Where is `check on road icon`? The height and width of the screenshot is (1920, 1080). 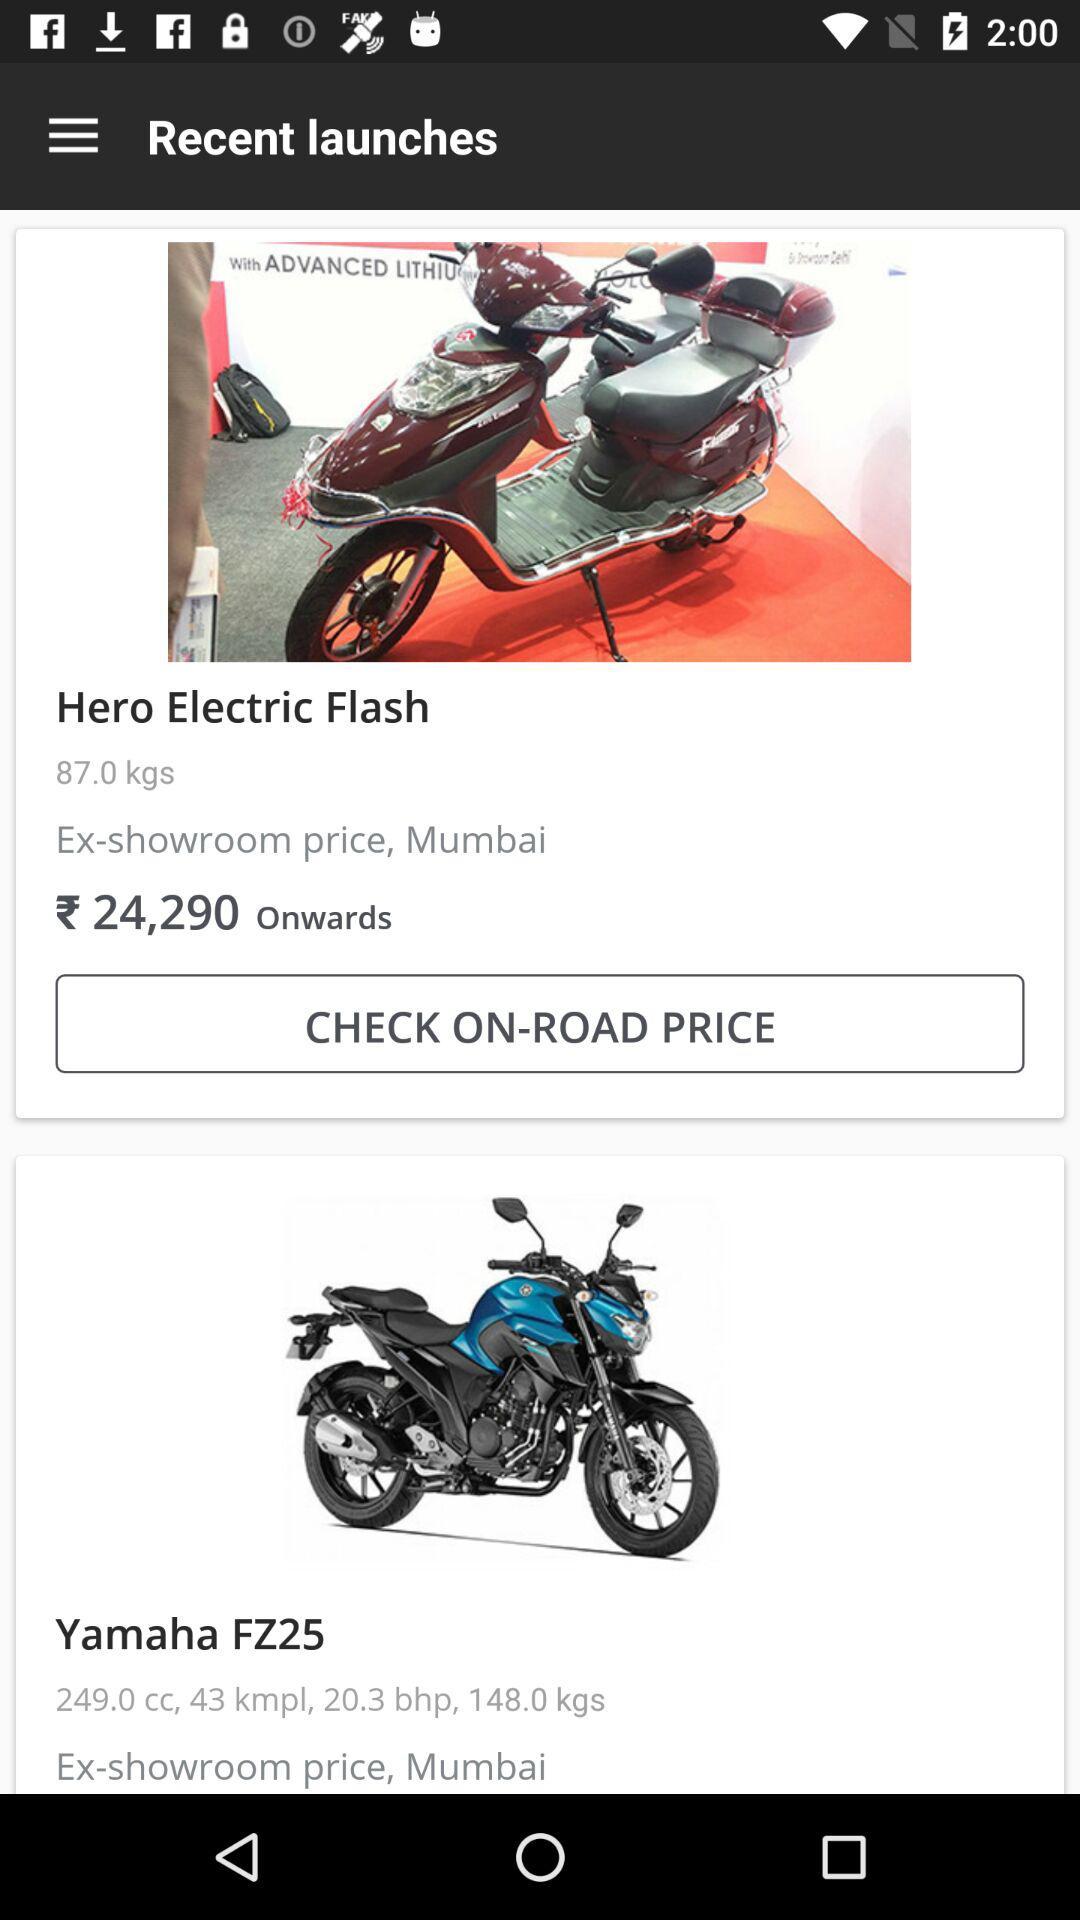 check on road icon is located at coordinates (540, 1023).